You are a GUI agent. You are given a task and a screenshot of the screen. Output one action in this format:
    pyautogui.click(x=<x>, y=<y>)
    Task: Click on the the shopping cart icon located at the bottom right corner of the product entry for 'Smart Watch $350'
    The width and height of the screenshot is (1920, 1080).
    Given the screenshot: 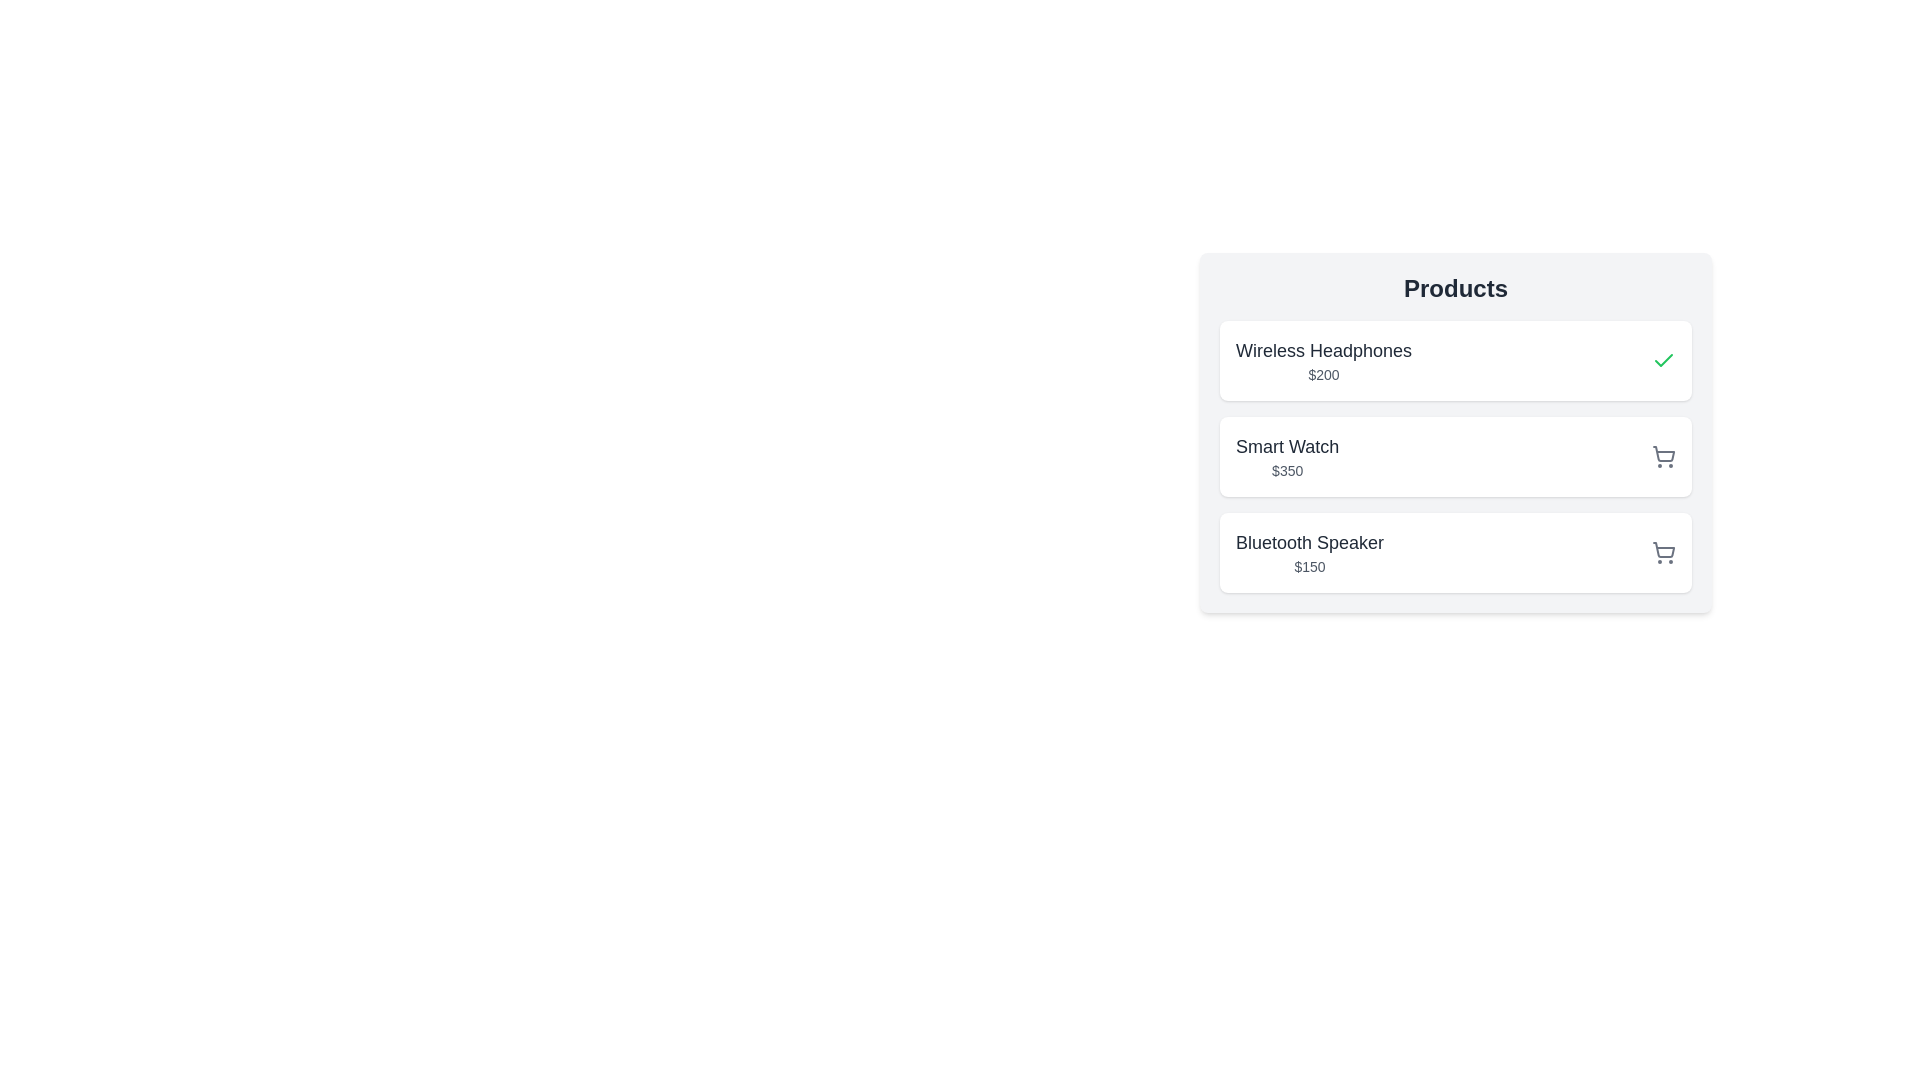 What is the action you would take?
    pyautogui.click(x=1664, y=456)
    